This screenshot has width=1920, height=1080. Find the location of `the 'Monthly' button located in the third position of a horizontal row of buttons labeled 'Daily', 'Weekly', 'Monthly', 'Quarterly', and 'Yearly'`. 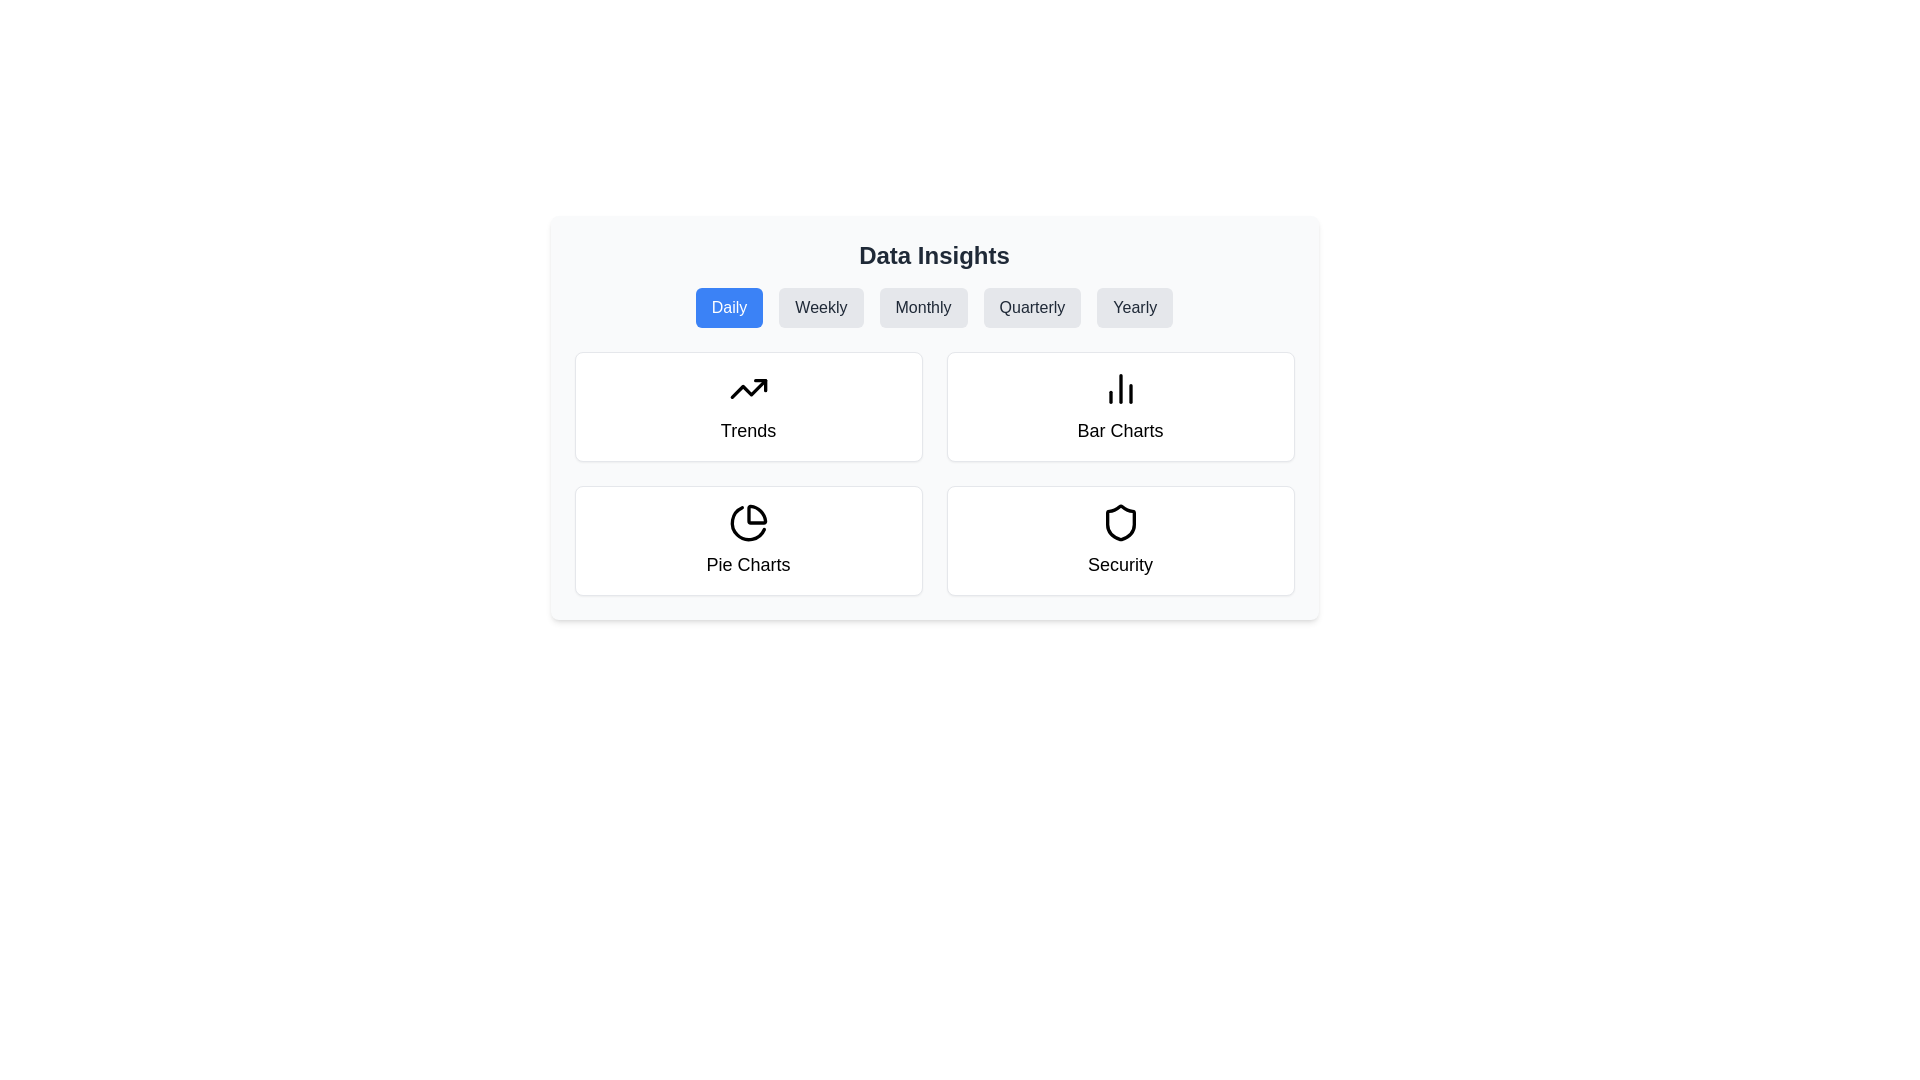

the 'Monthly' button located in the third position of a horizontal row of buttons labeled 'Daily', 'Weekly', 'Monthly', 'Quarterly', and 'Yearly' is located at coordinates (922, 308).